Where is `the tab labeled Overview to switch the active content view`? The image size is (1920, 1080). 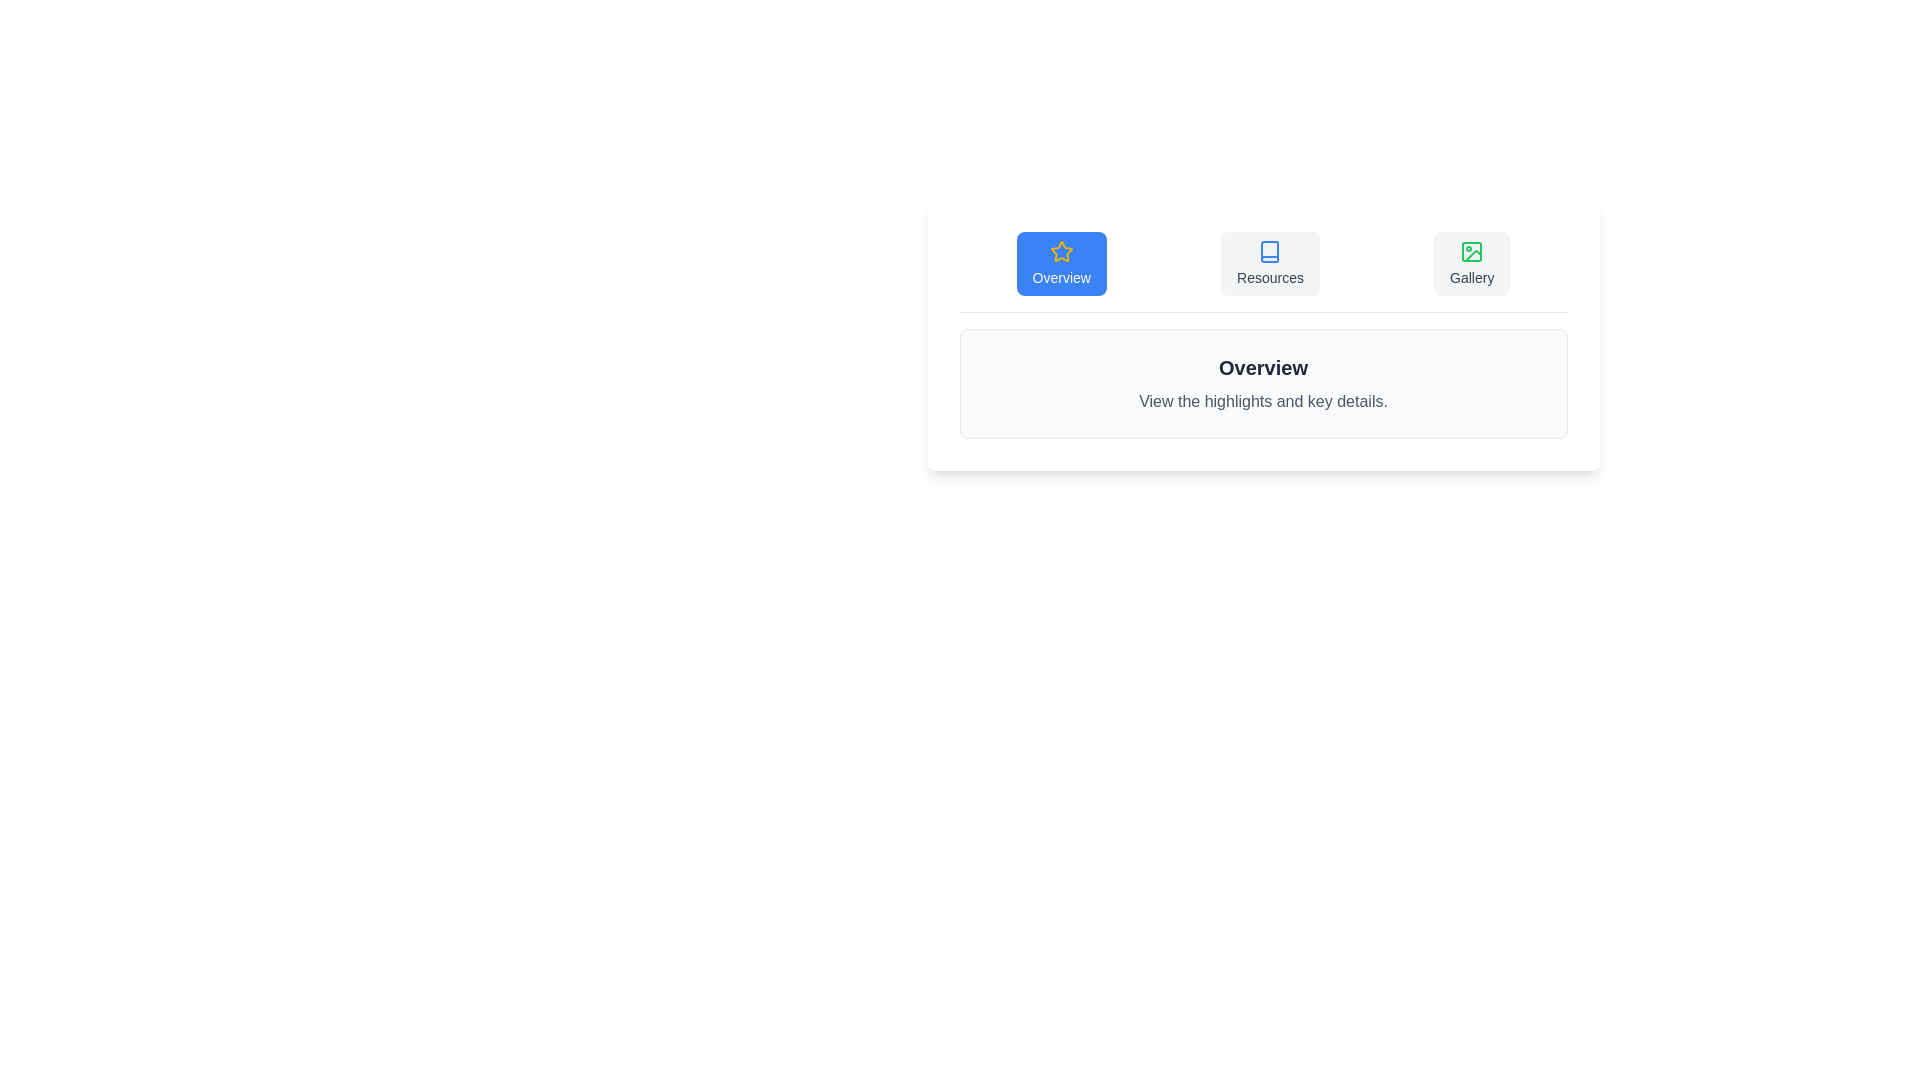 the tab labeled Overview to switch the active content view is located at coordinates (1060, 262).